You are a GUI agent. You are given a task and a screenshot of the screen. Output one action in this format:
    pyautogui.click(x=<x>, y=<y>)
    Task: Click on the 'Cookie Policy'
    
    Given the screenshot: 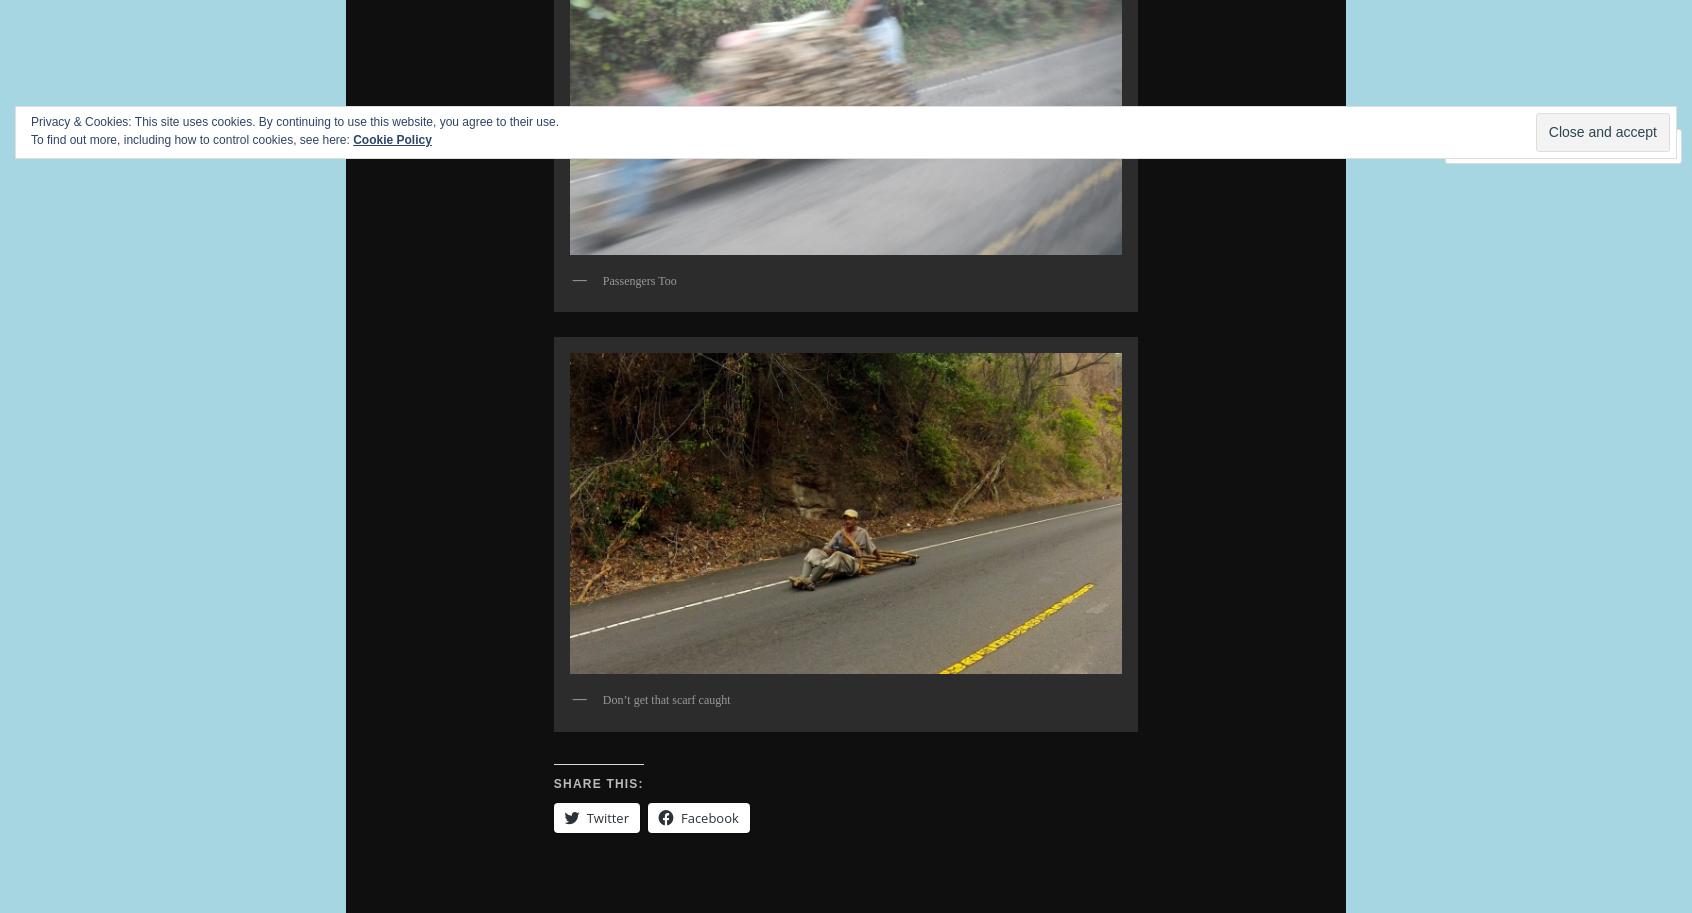 What is the action you would take?
    pyautogui.click(x=392, y=138)
    